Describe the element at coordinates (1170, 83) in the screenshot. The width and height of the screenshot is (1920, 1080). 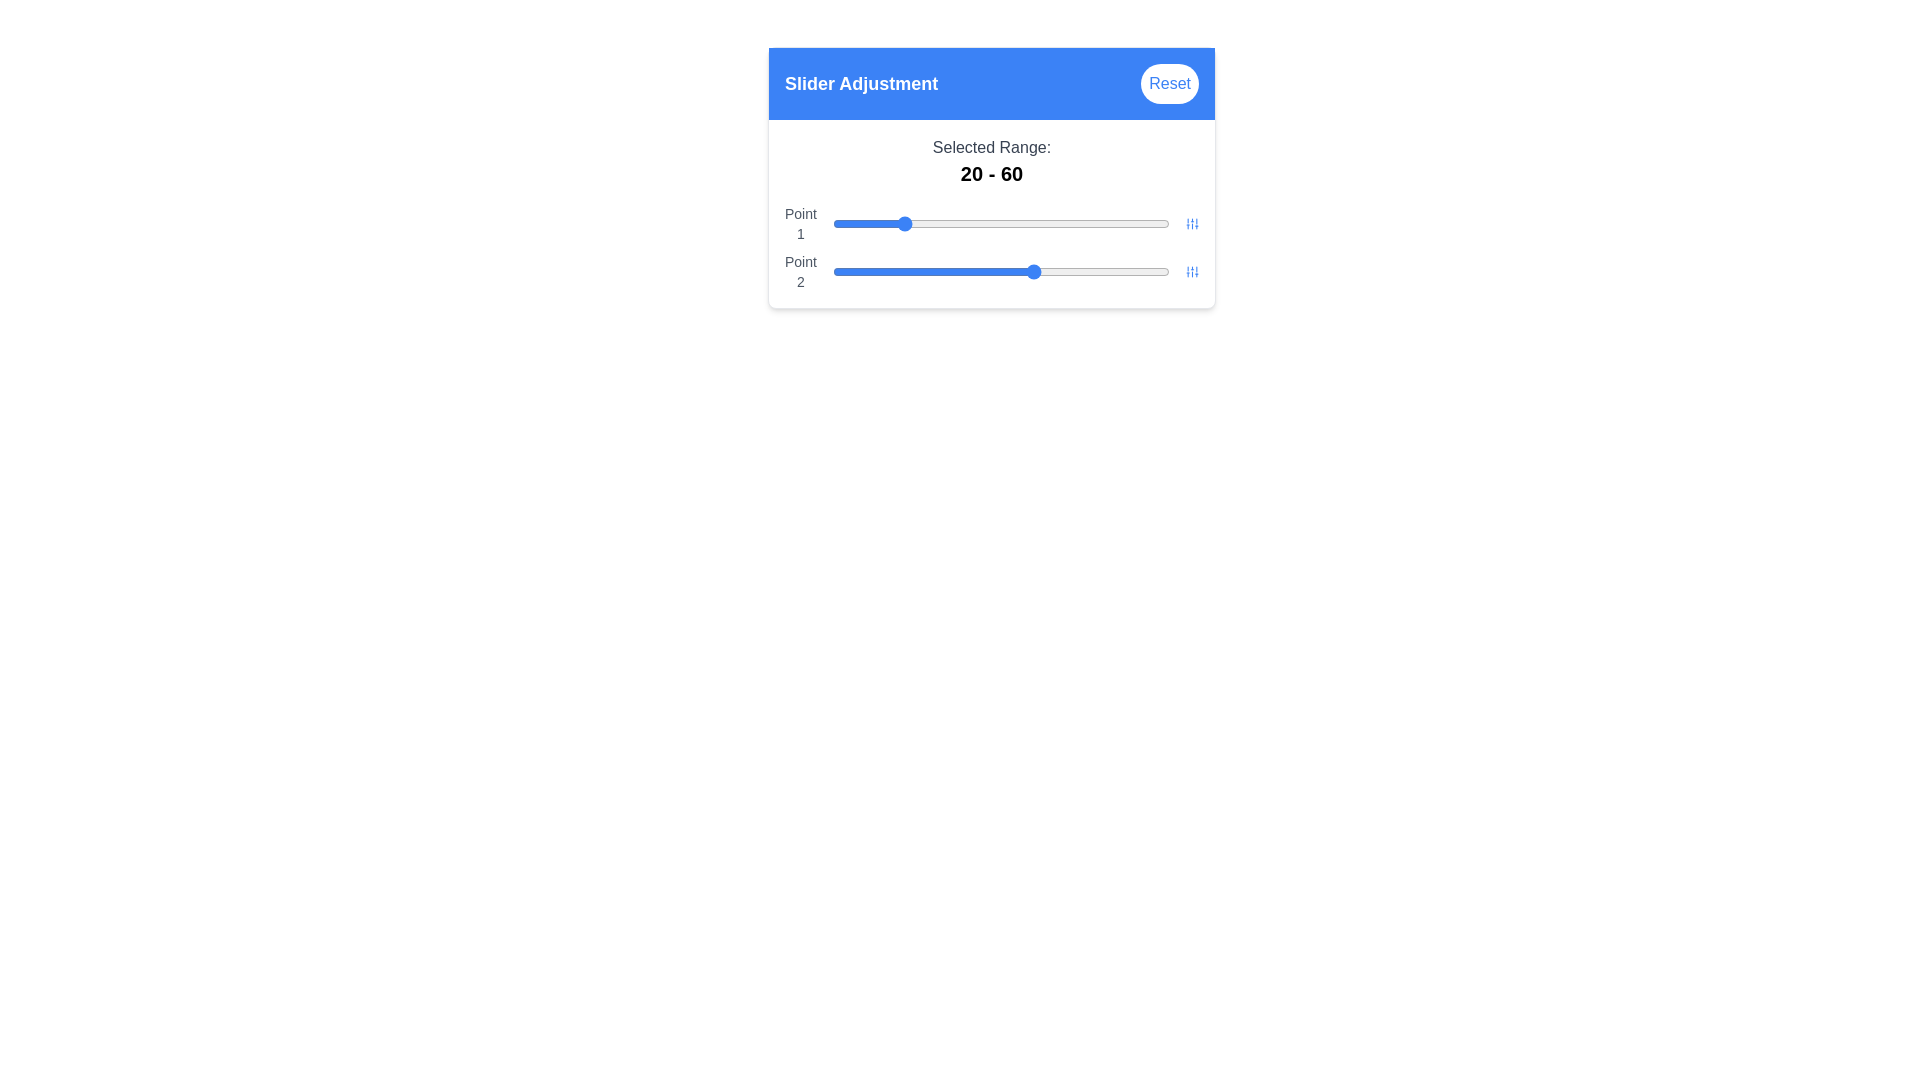
I see `the circular 'Reset' button with a white background and blue text located in the upper-right corner of the blue header bar` at that location.